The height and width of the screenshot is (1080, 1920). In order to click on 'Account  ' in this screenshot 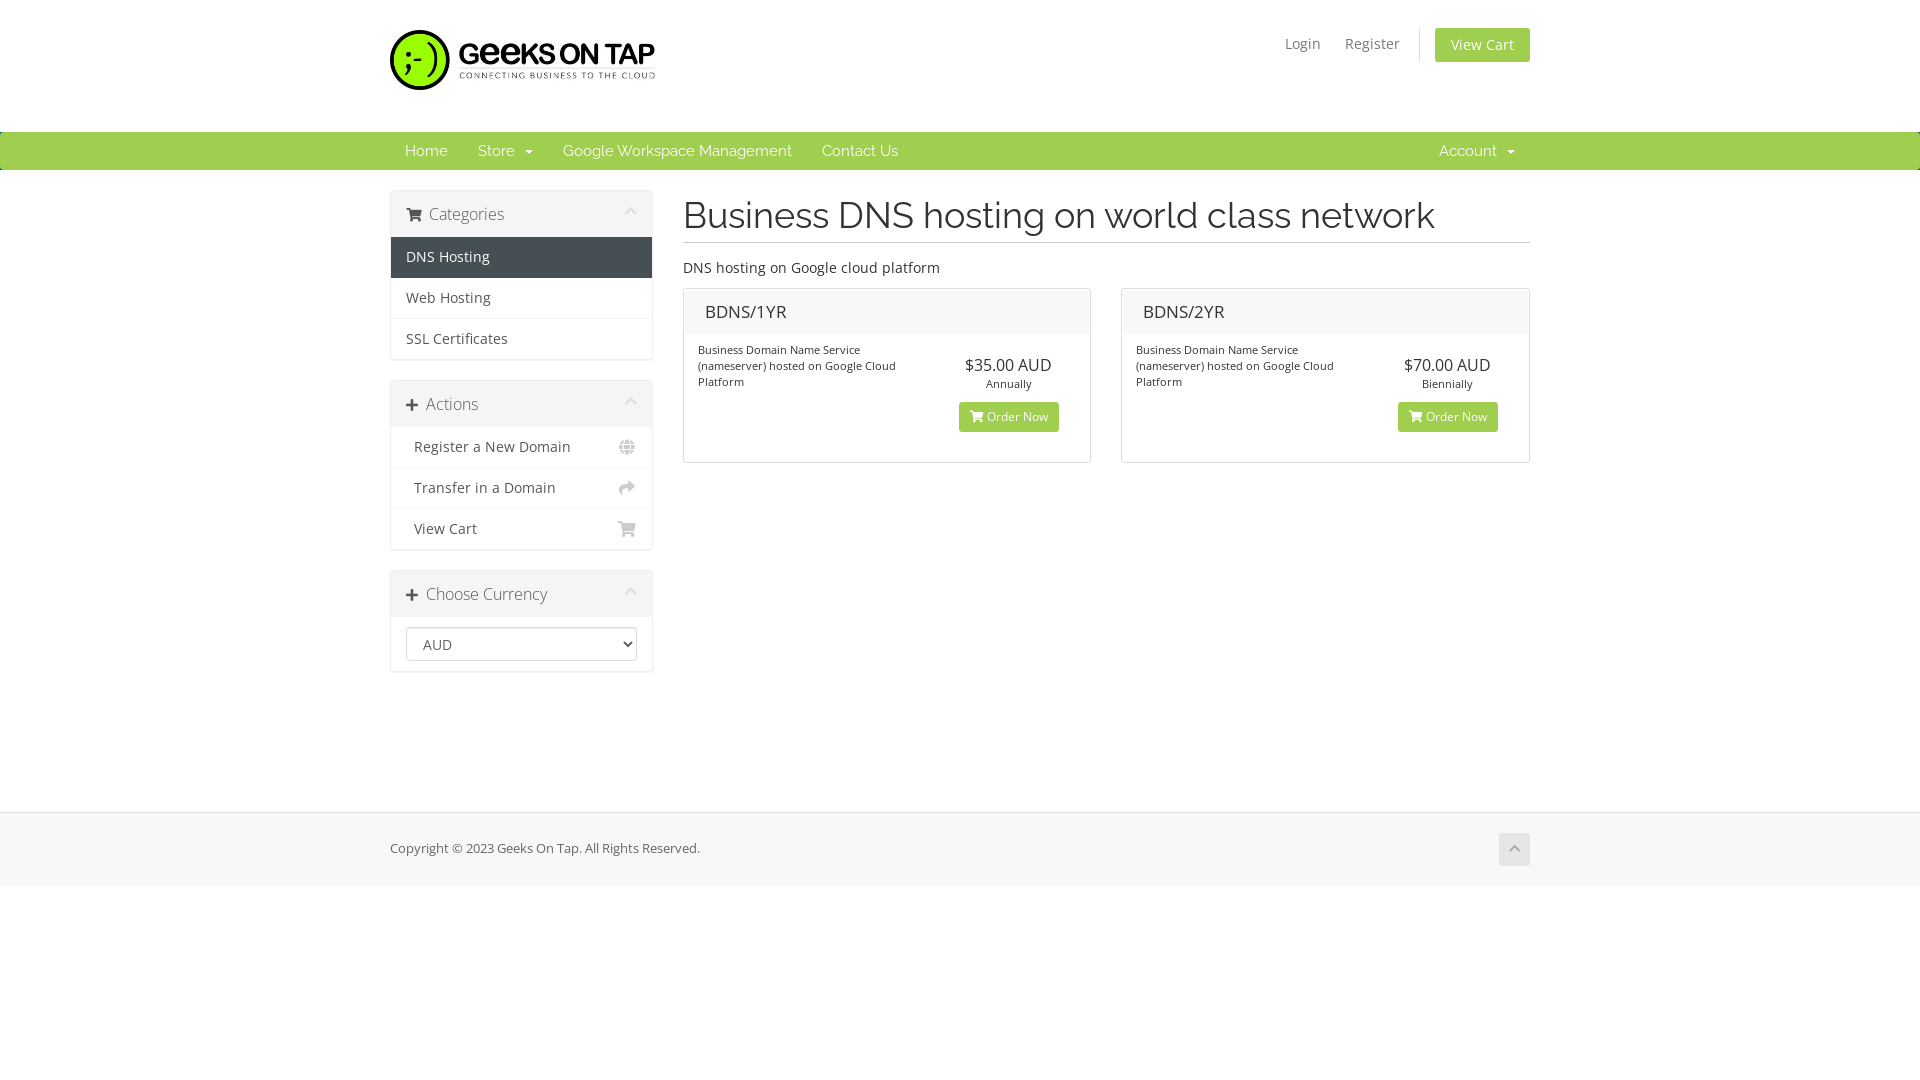, I will do `click(1477, 149)`.